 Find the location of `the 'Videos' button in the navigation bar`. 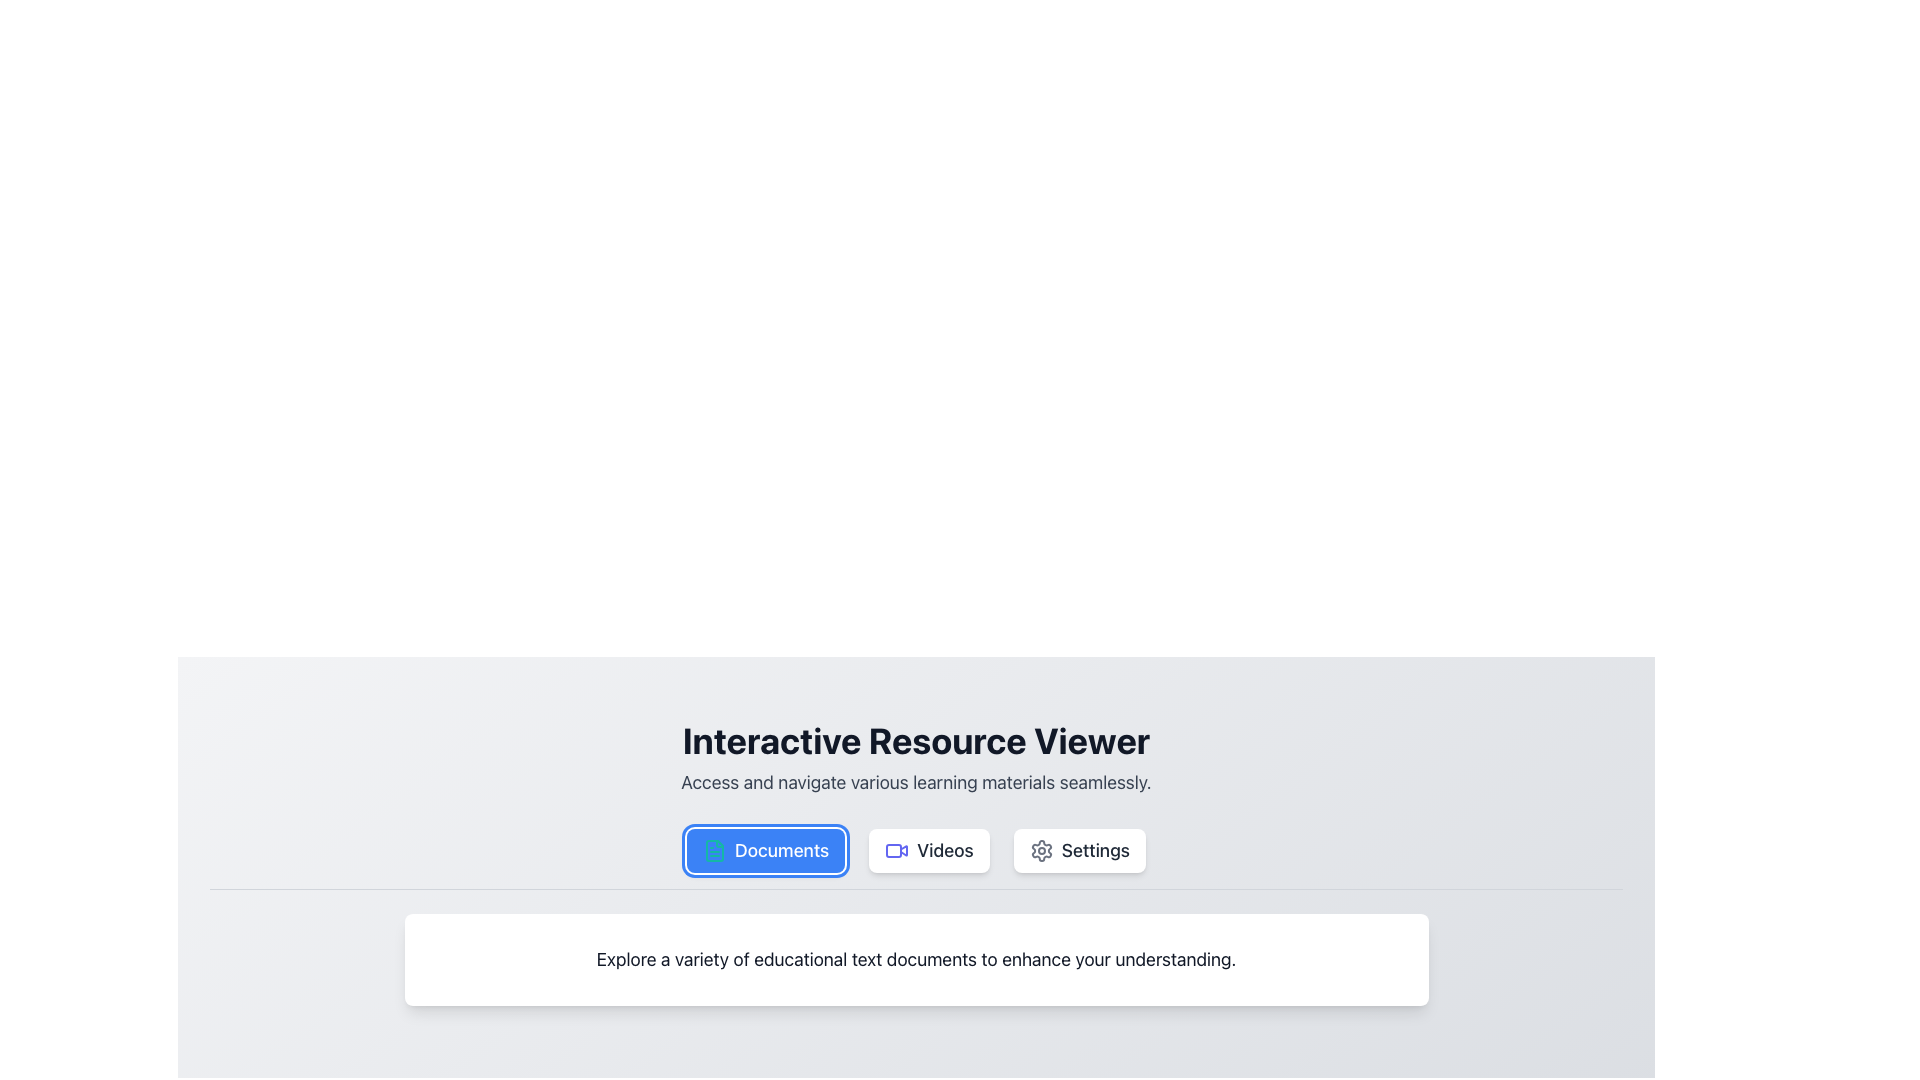

the 'Videos' button in the navigation bar is located at coordinates (928, 851).